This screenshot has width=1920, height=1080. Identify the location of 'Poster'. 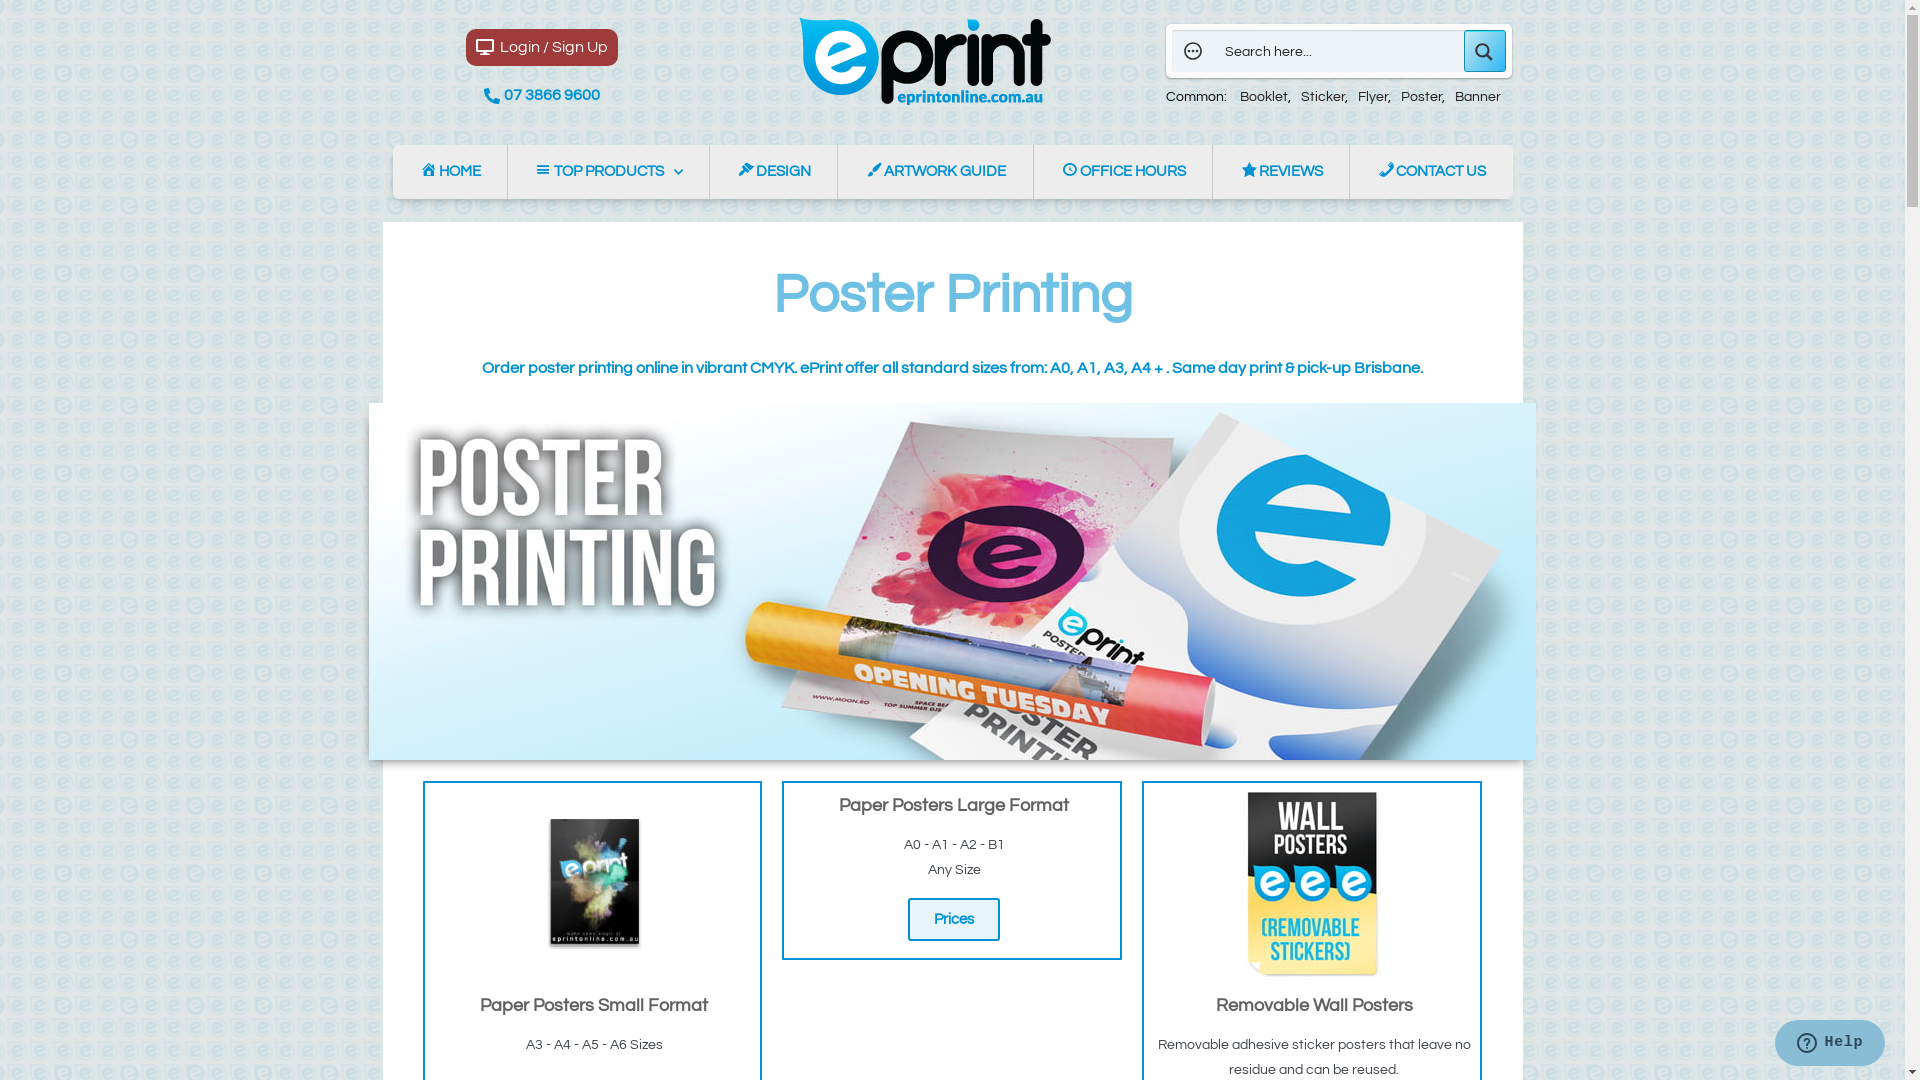
(1400, 96).